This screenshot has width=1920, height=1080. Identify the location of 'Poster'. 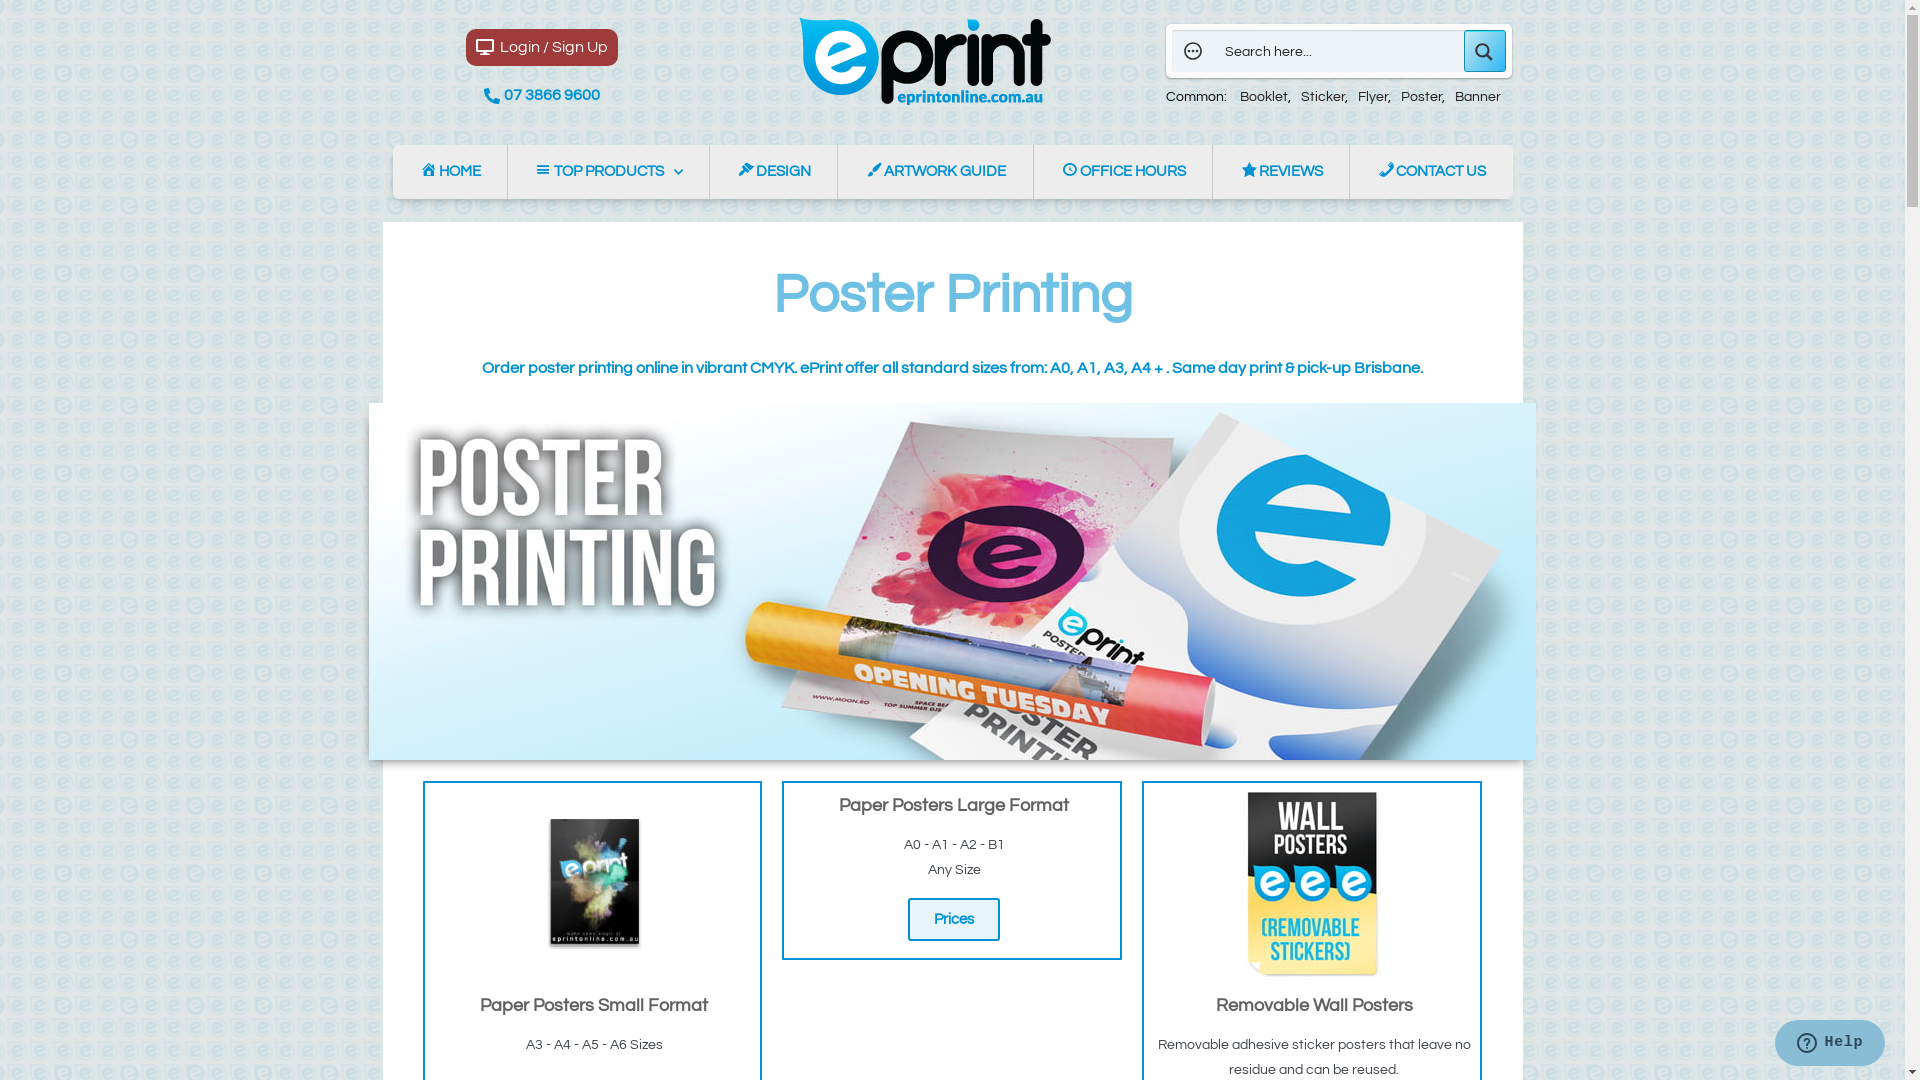
(1400, 96).